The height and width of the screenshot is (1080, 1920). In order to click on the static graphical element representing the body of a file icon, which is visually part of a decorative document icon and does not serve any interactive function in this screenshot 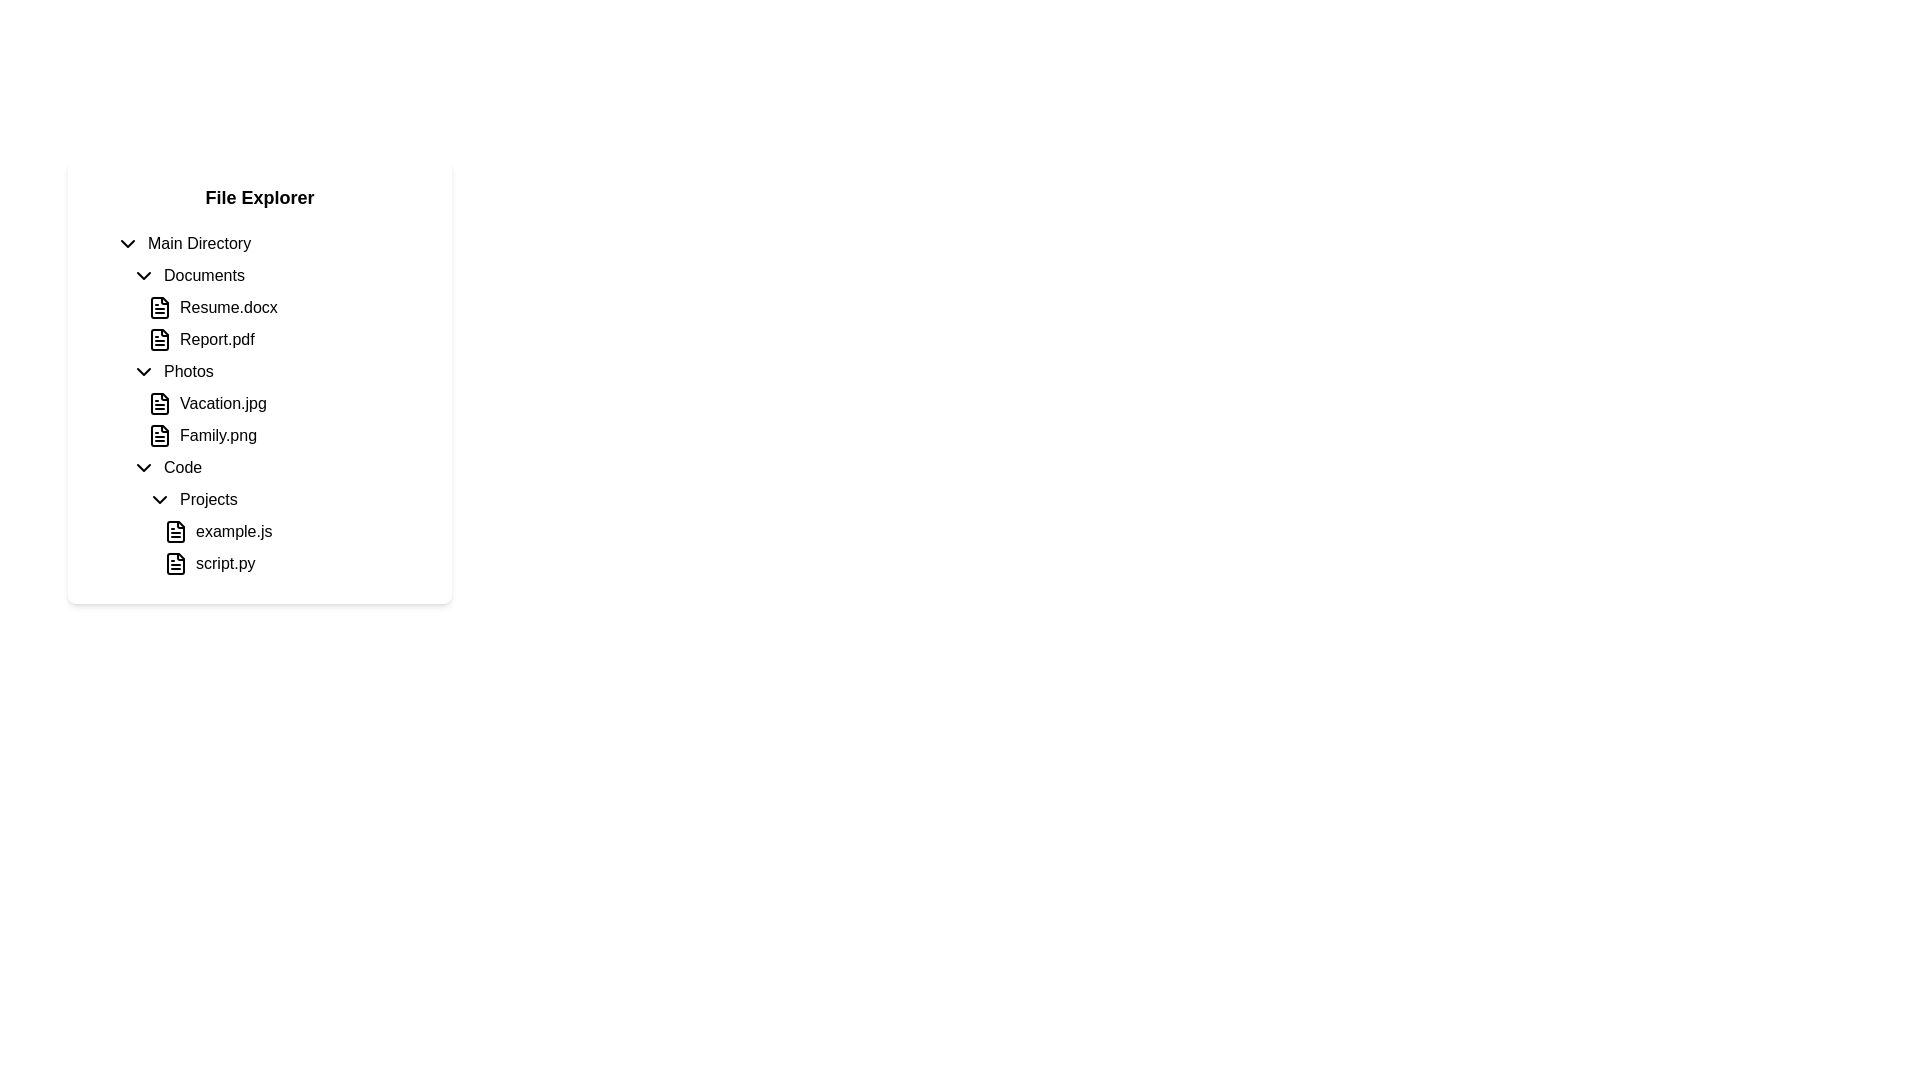, I will do `click(158, 434)`.